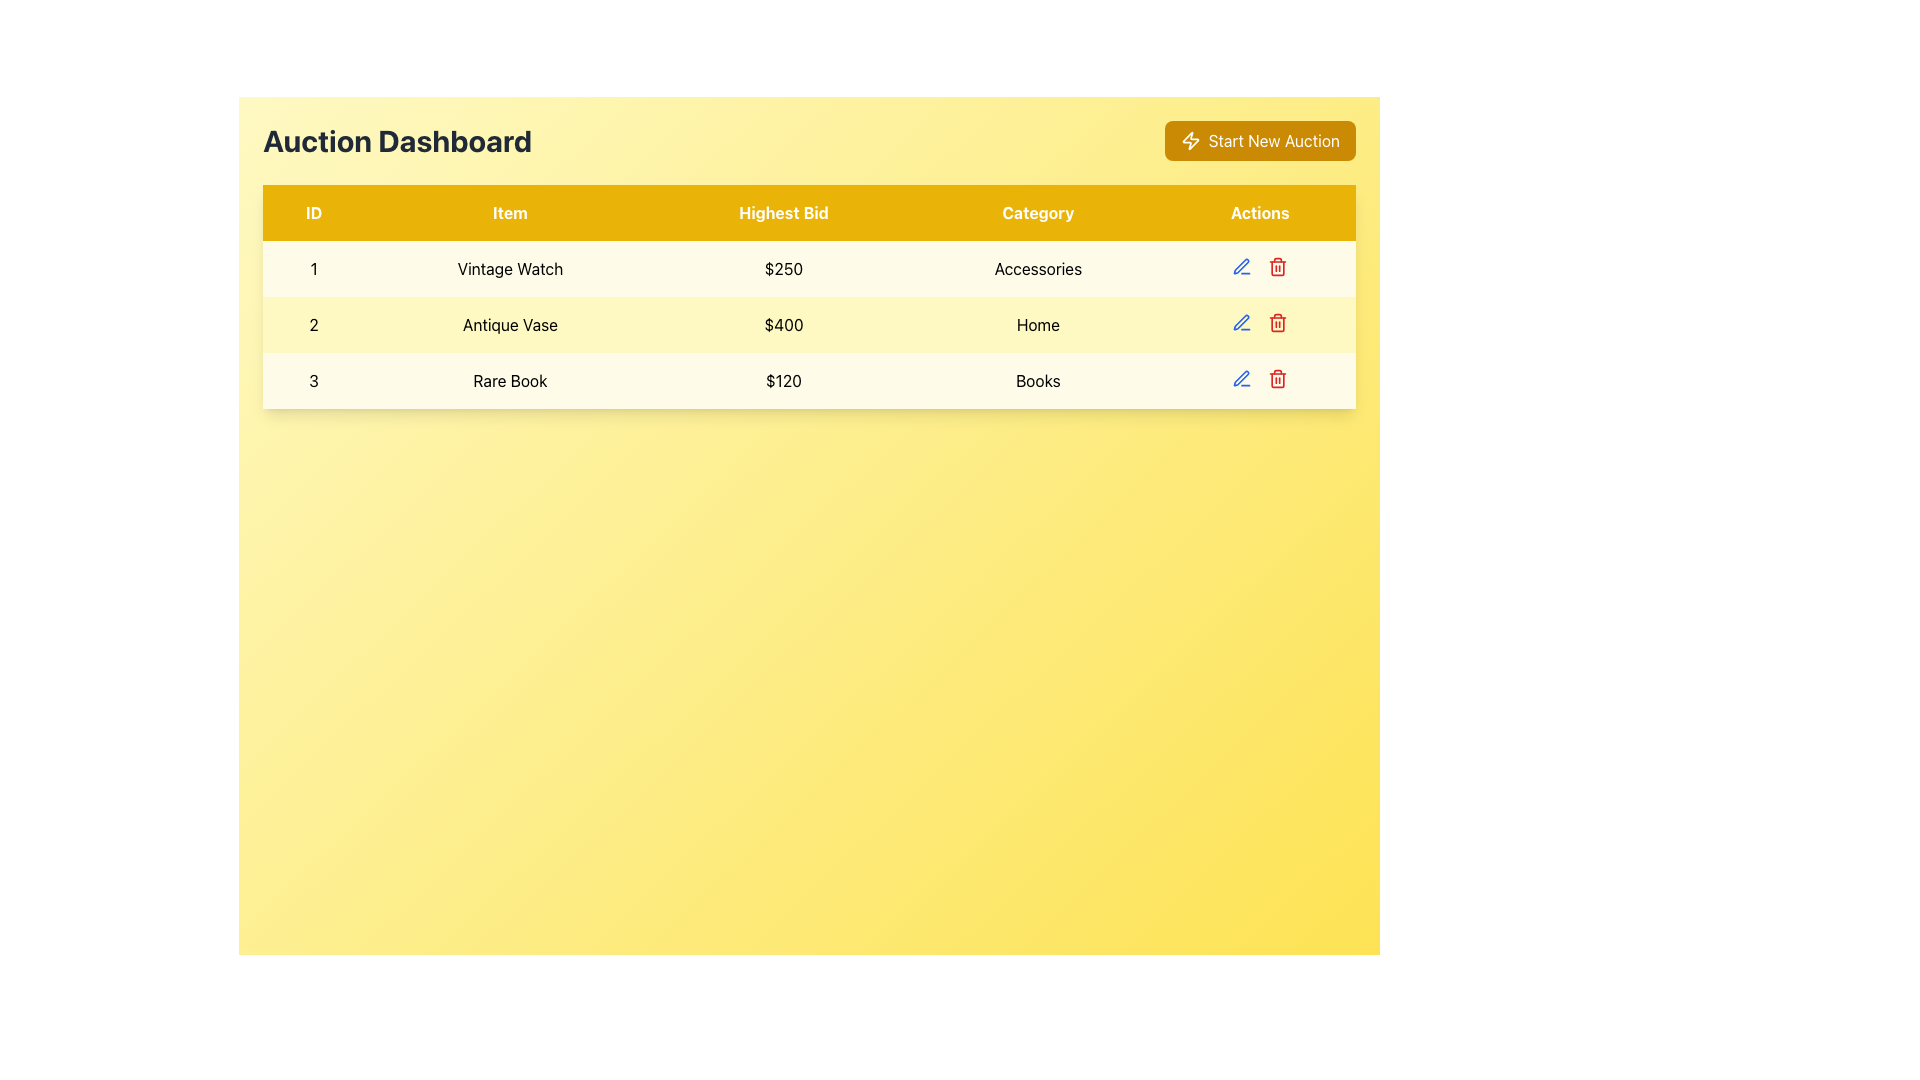  What do you see at coordinates (1038, 381) in the screenshot?
I see `the 'Books' text label located in the third row of the table under the 'Category' column` at bounding box center [1038, 381].